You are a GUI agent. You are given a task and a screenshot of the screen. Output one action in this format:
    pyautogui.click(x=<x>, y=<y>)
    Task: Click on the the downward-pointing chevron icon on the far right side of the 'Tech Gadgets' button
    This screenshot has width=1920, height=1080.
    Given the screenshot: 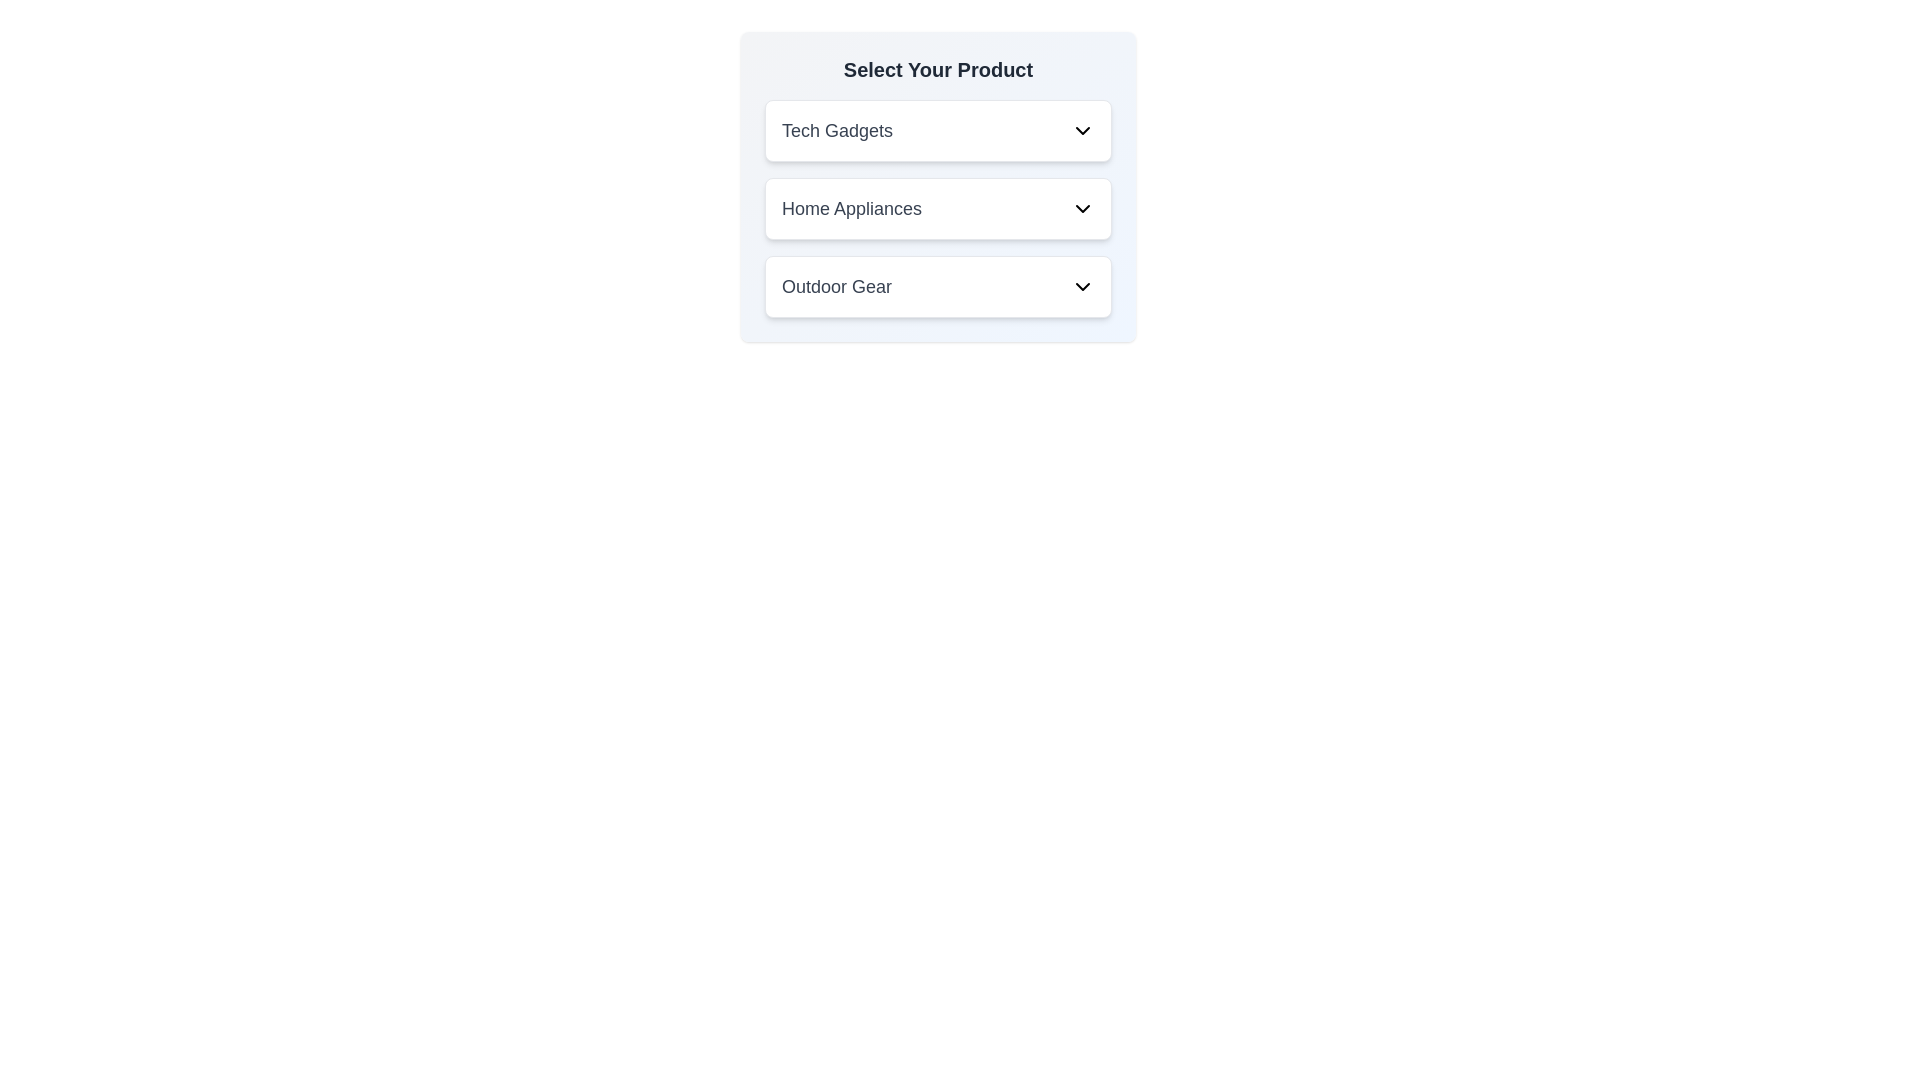 What is the action you would take?
    pyautogui.click(x=1082, y=131)
    